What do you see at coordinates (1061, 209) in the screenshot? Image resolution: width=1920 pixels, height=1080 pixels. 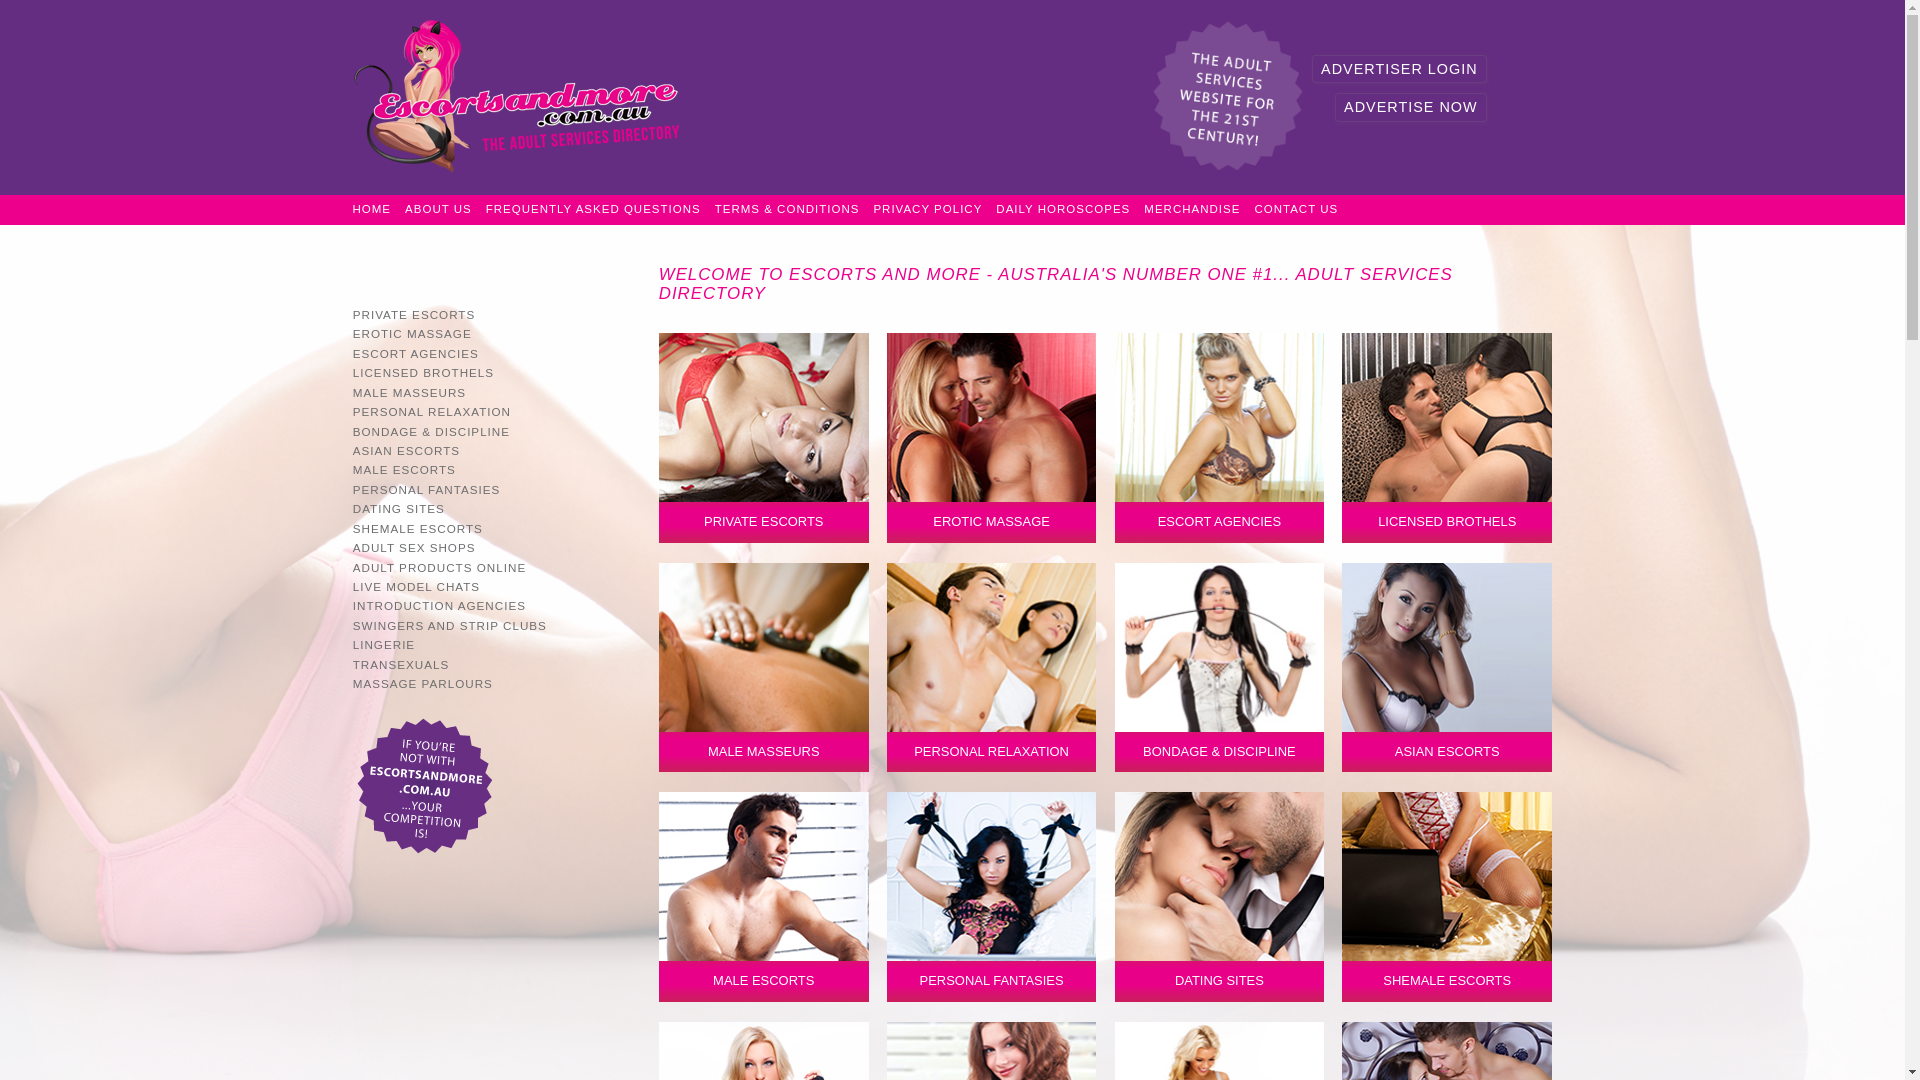 I see `'DAILY HOROSCOPES'` at bounding box center [1061, 209].